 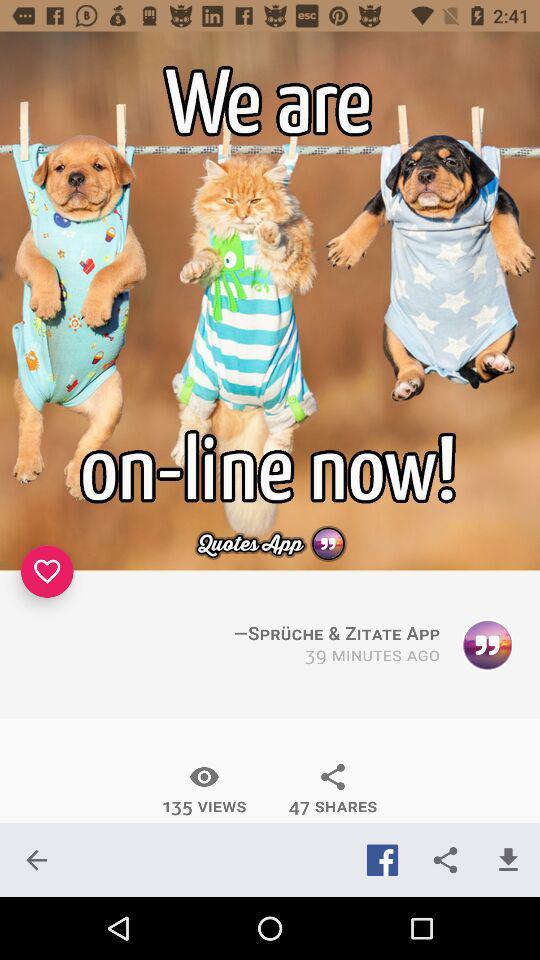 I want to click on item at the bottom left corner, so click(x=36, y=859).